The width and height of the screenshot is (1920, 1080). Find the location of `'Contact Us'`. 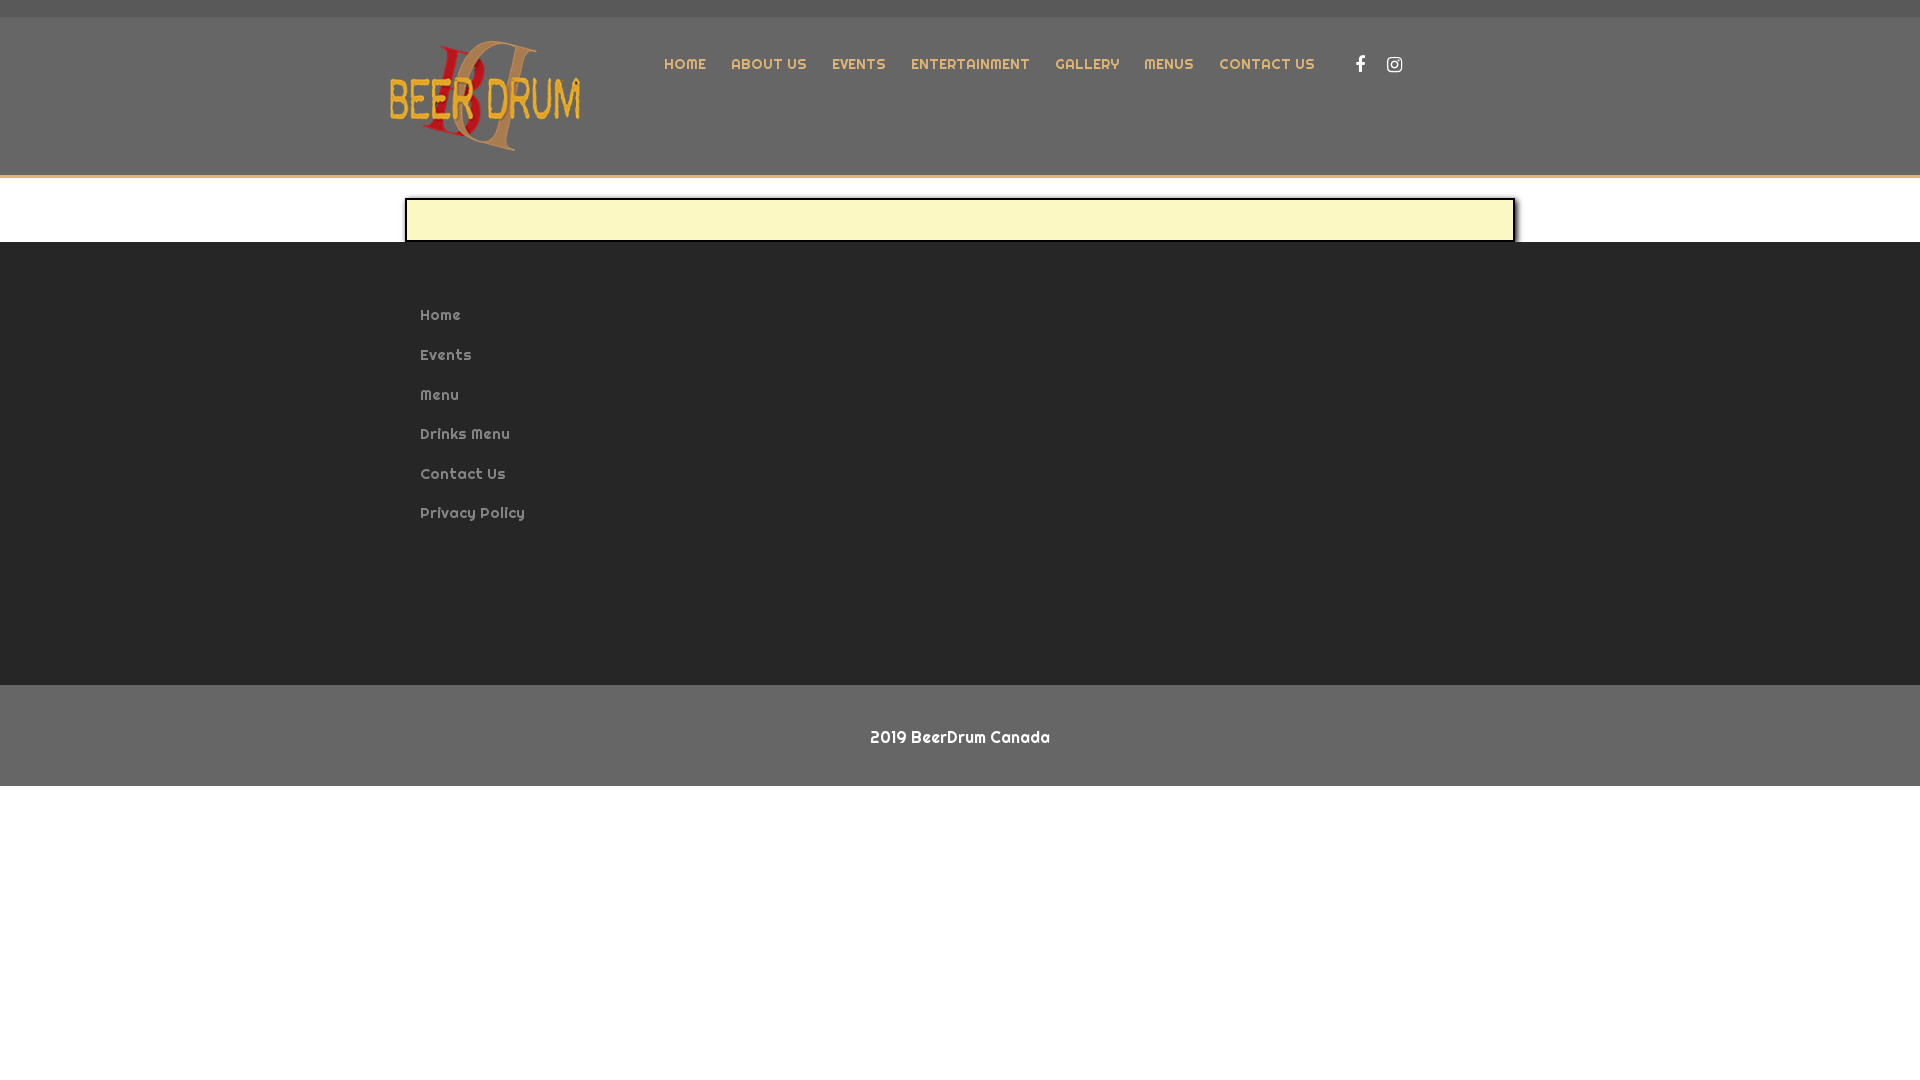

'Contact Us' is located at coordinates (461, 473).